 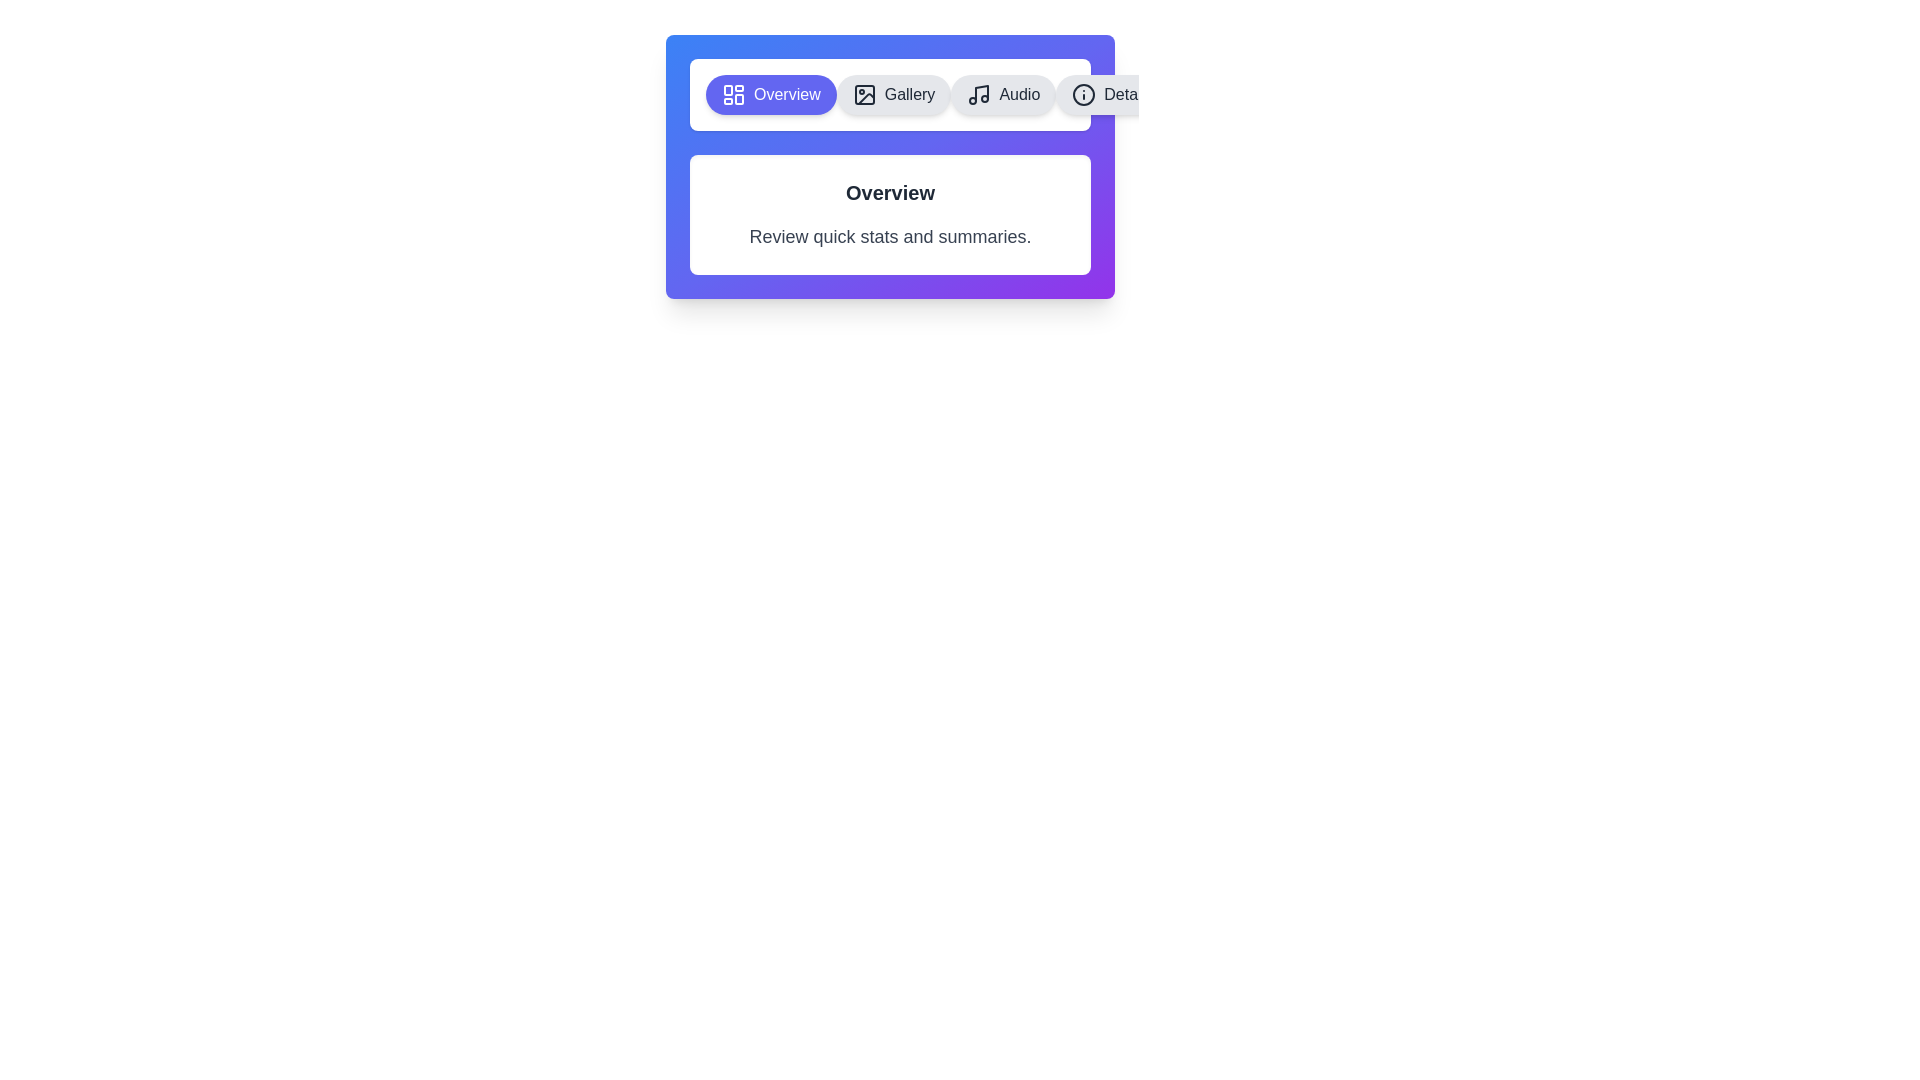 What do you see at coordinates (770, 95) in the screenshot?
I see `the tab labeled Overview` at bounding box center [770, 95].